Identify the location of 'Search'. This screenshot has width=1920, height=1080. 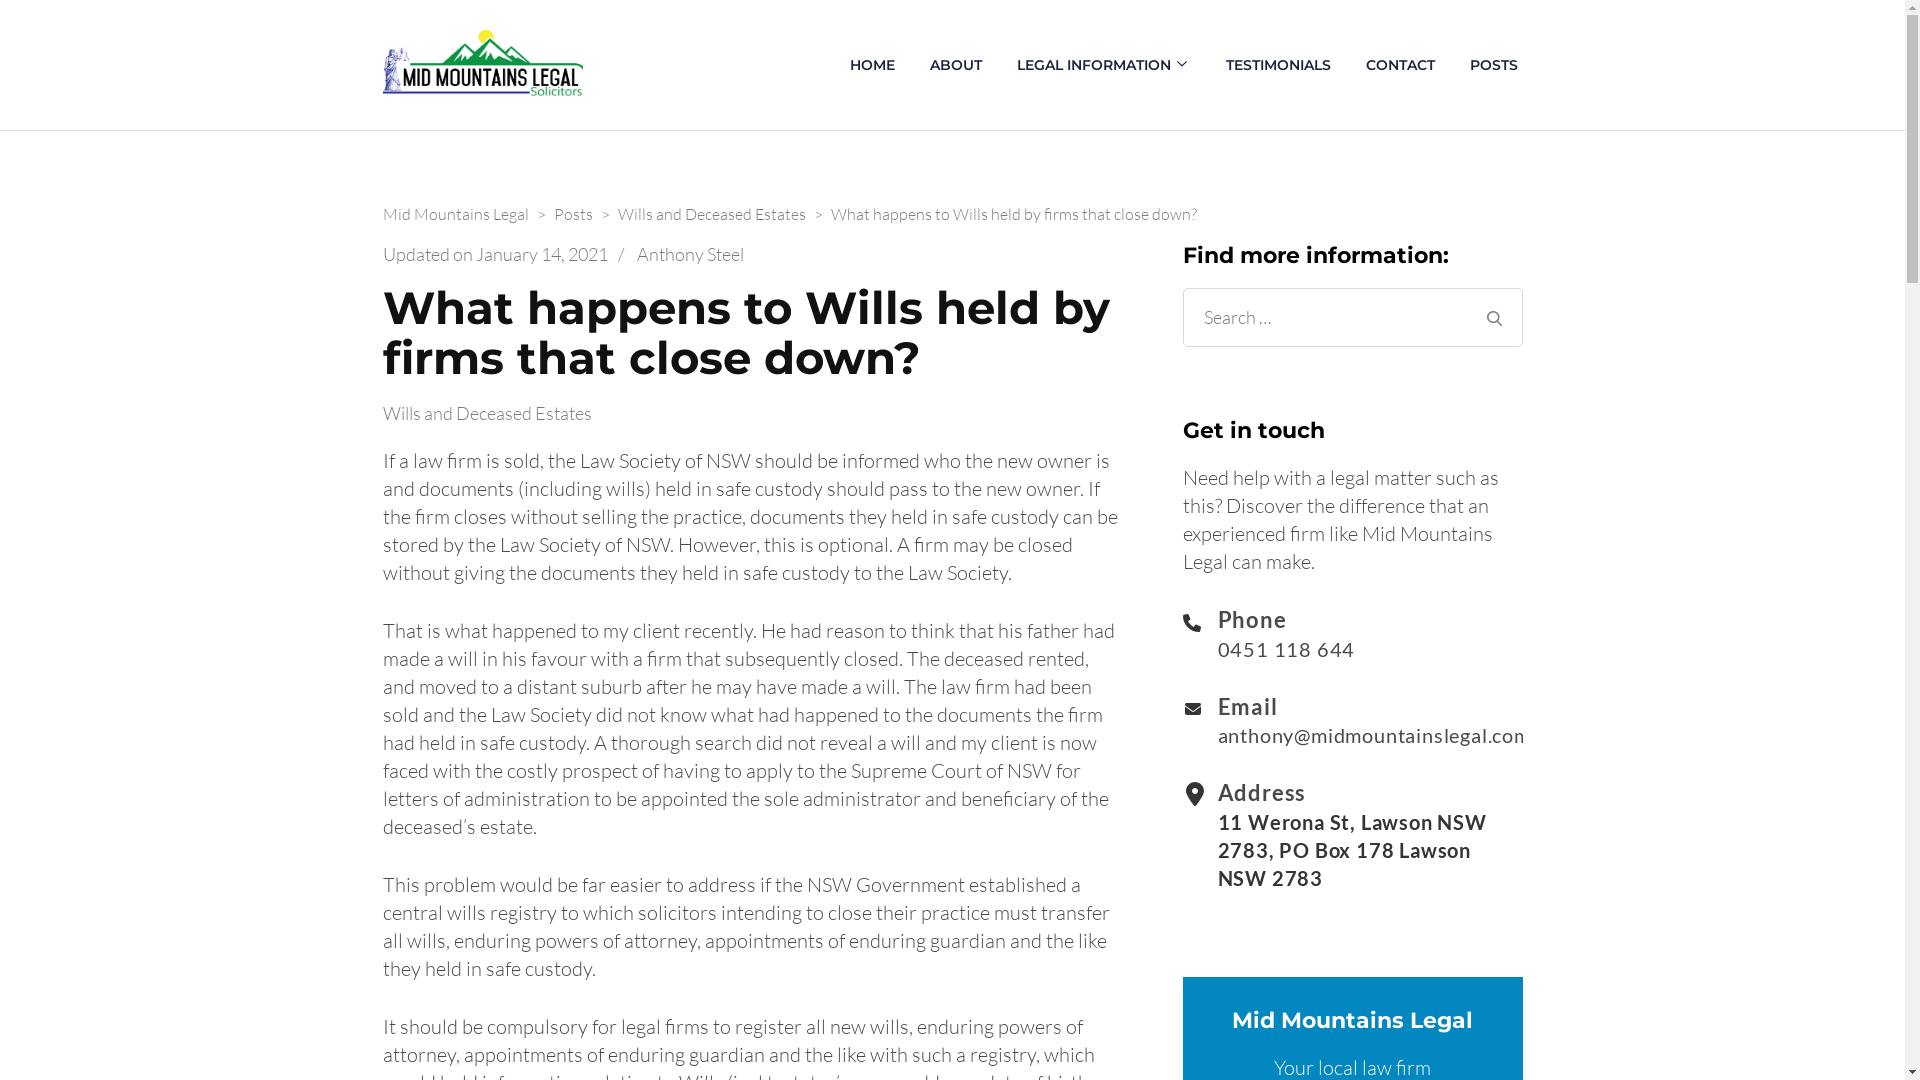
(1493, 317).